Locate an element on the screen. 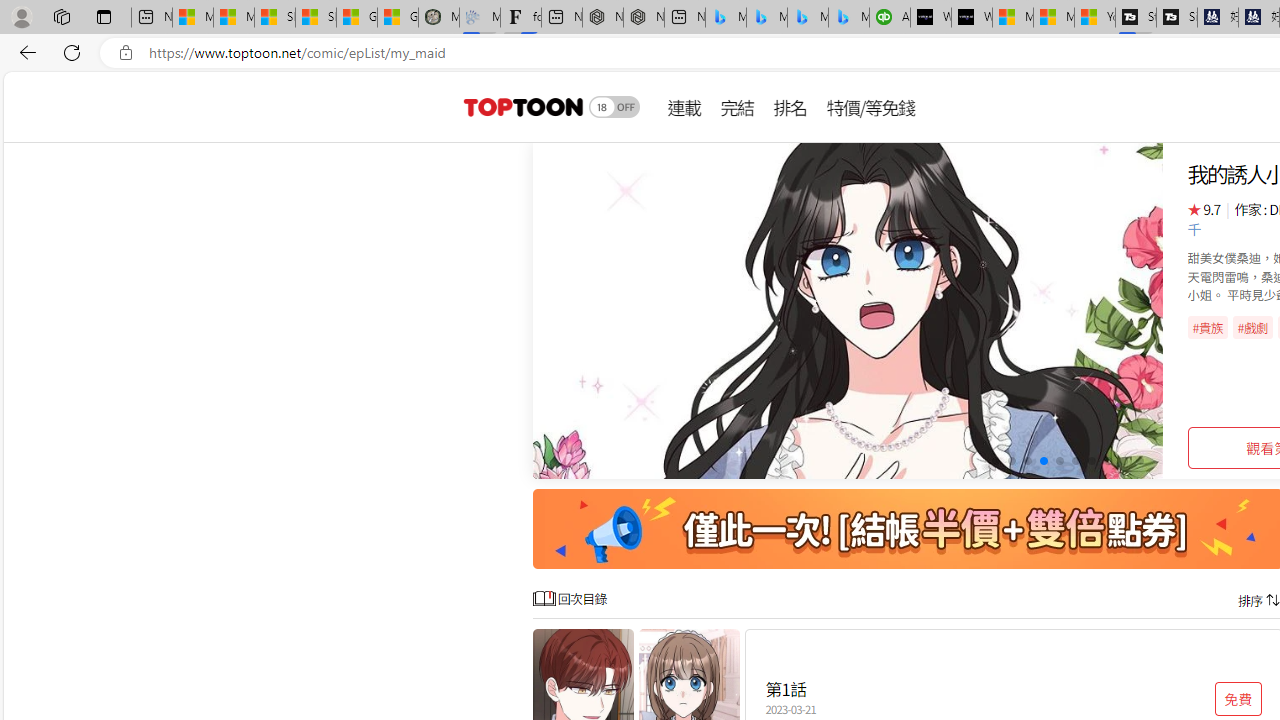 This screenshot has height=720, width=1280. 'Microsoft Bing Travel - Shangri-La Hotel Bangkok' is located at coordinates (849, 17).